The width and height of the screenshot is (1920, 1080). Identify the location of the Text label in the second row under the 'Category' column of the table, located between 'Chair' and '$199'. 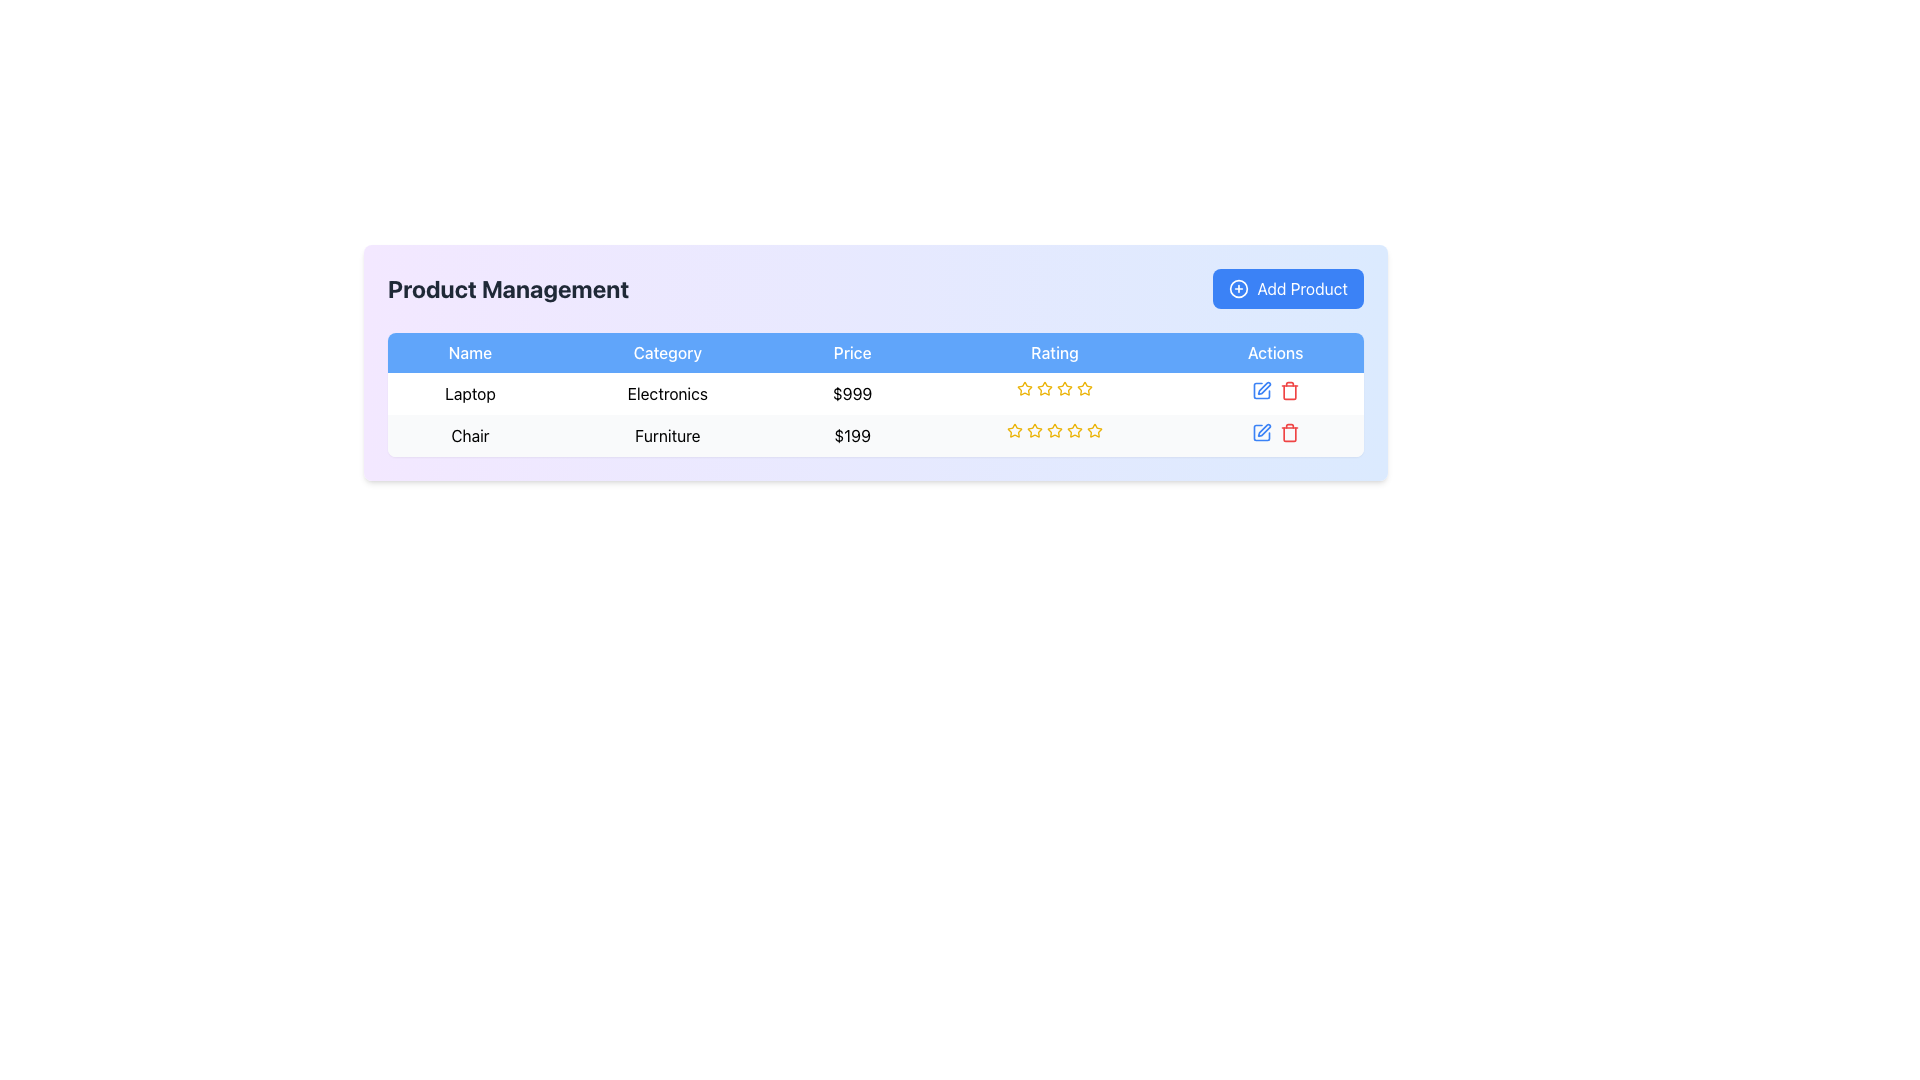
(667, 434).